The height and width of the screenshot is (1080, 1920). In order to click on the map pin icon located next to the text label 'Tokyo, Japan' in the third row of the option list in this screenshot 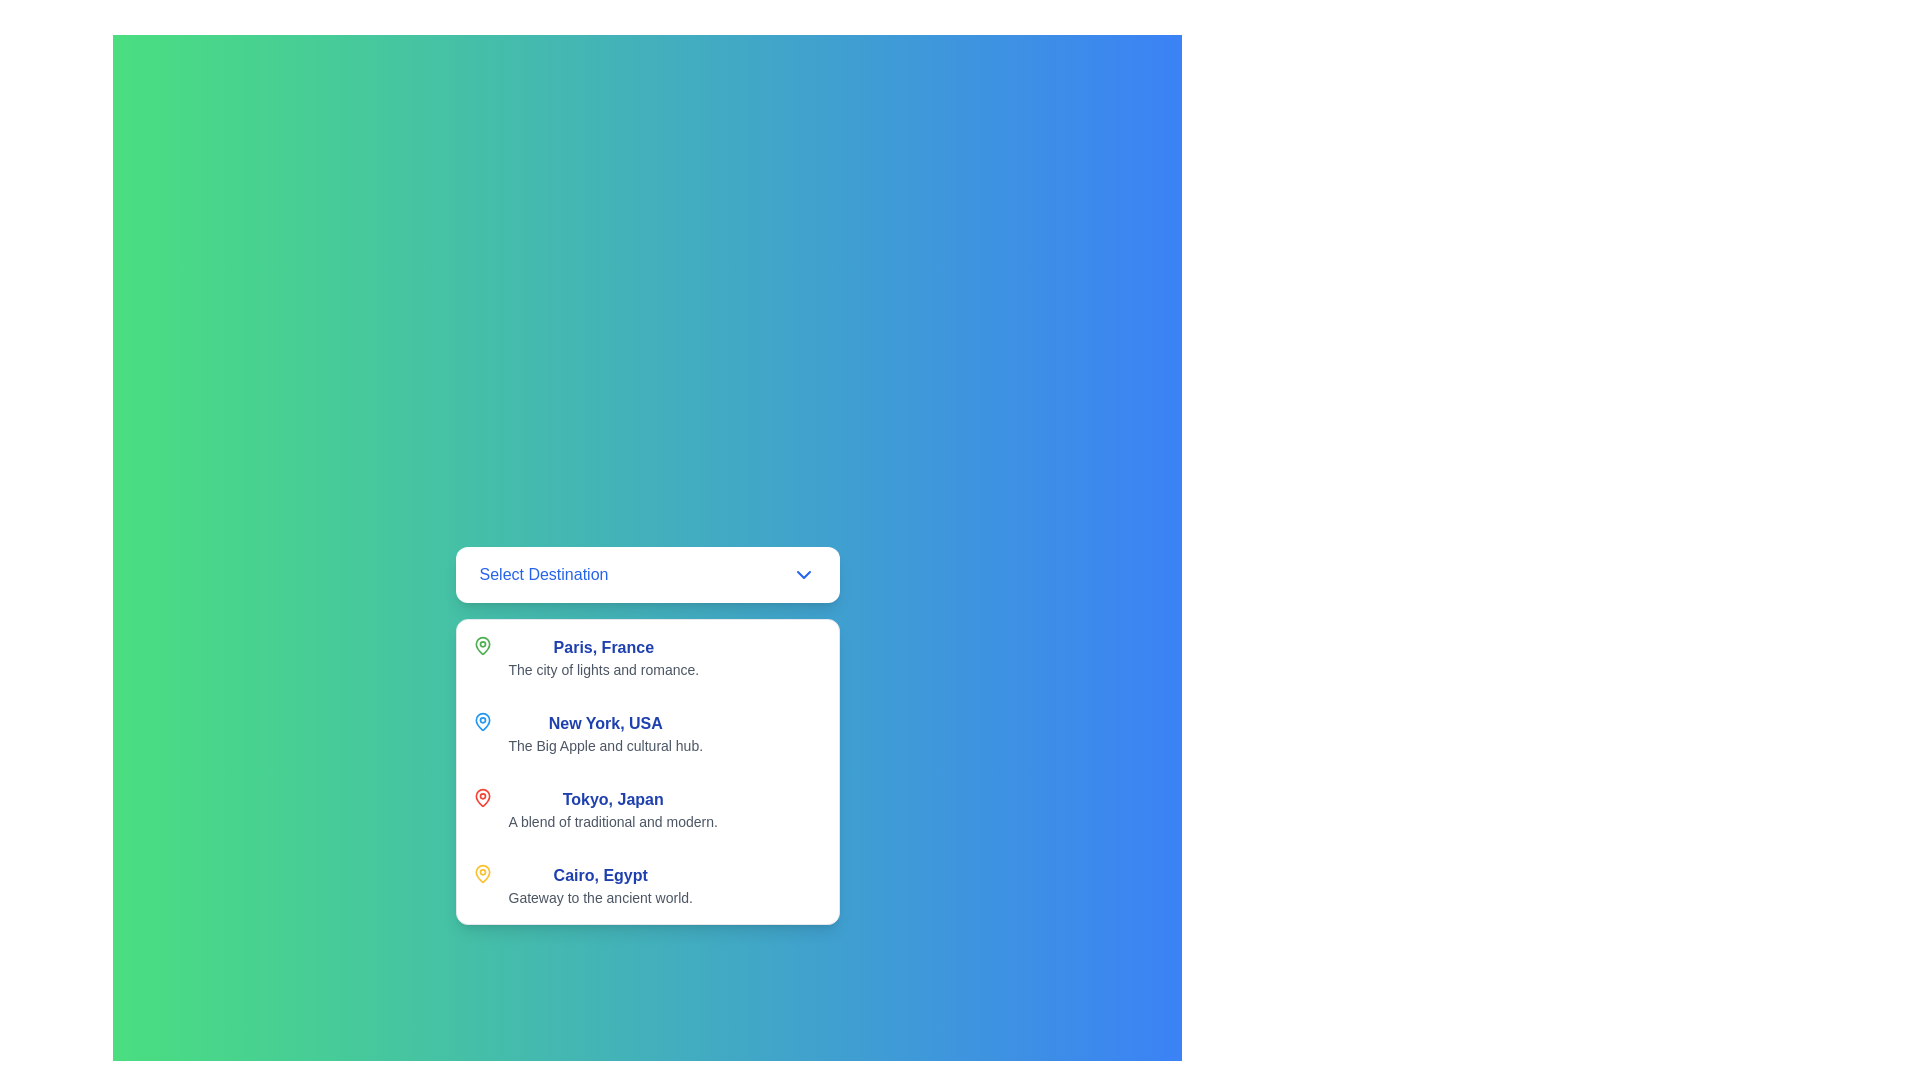, I will do `click(482, 797)`.